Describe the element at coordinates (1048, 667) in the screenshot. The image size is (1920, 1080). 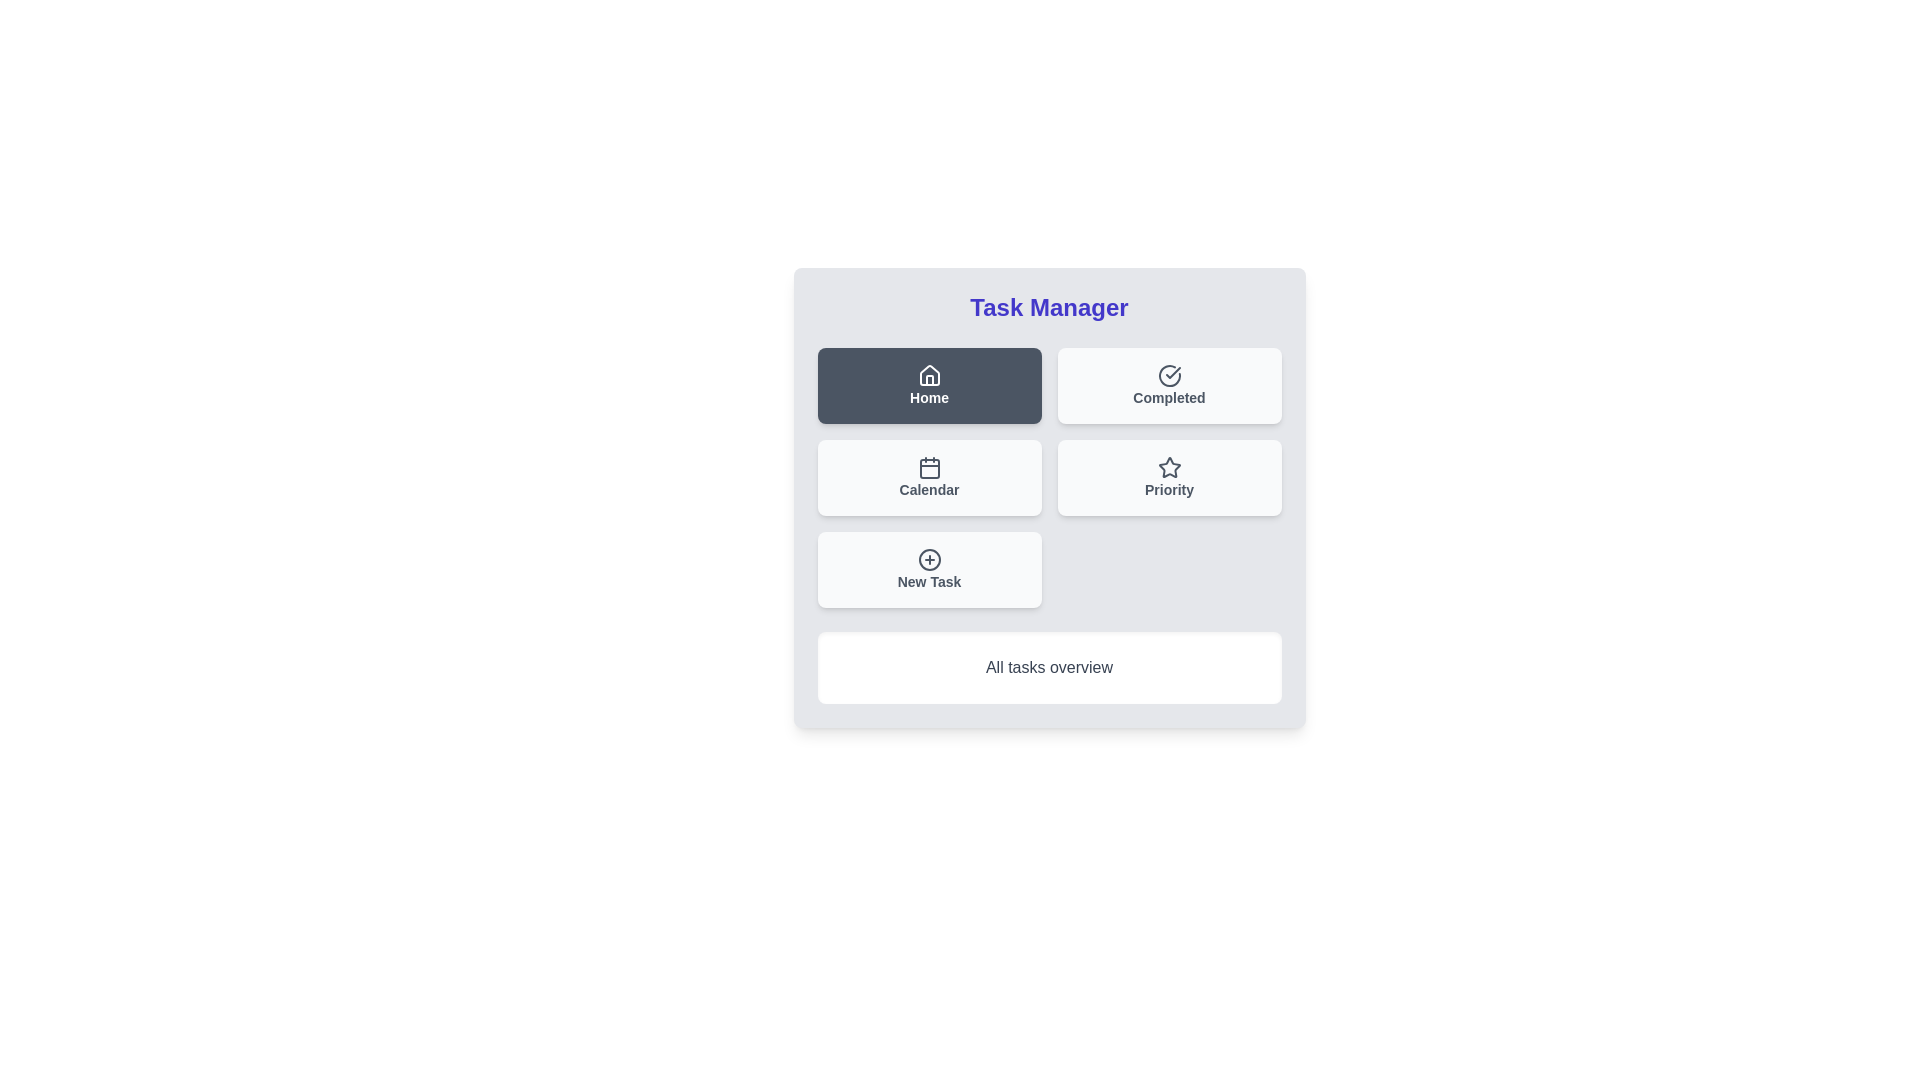
I see `the text label displaying 'All tasks overview', which is located at the bottom center of the task management interface panel within a white, rounded-corner box` at that location.